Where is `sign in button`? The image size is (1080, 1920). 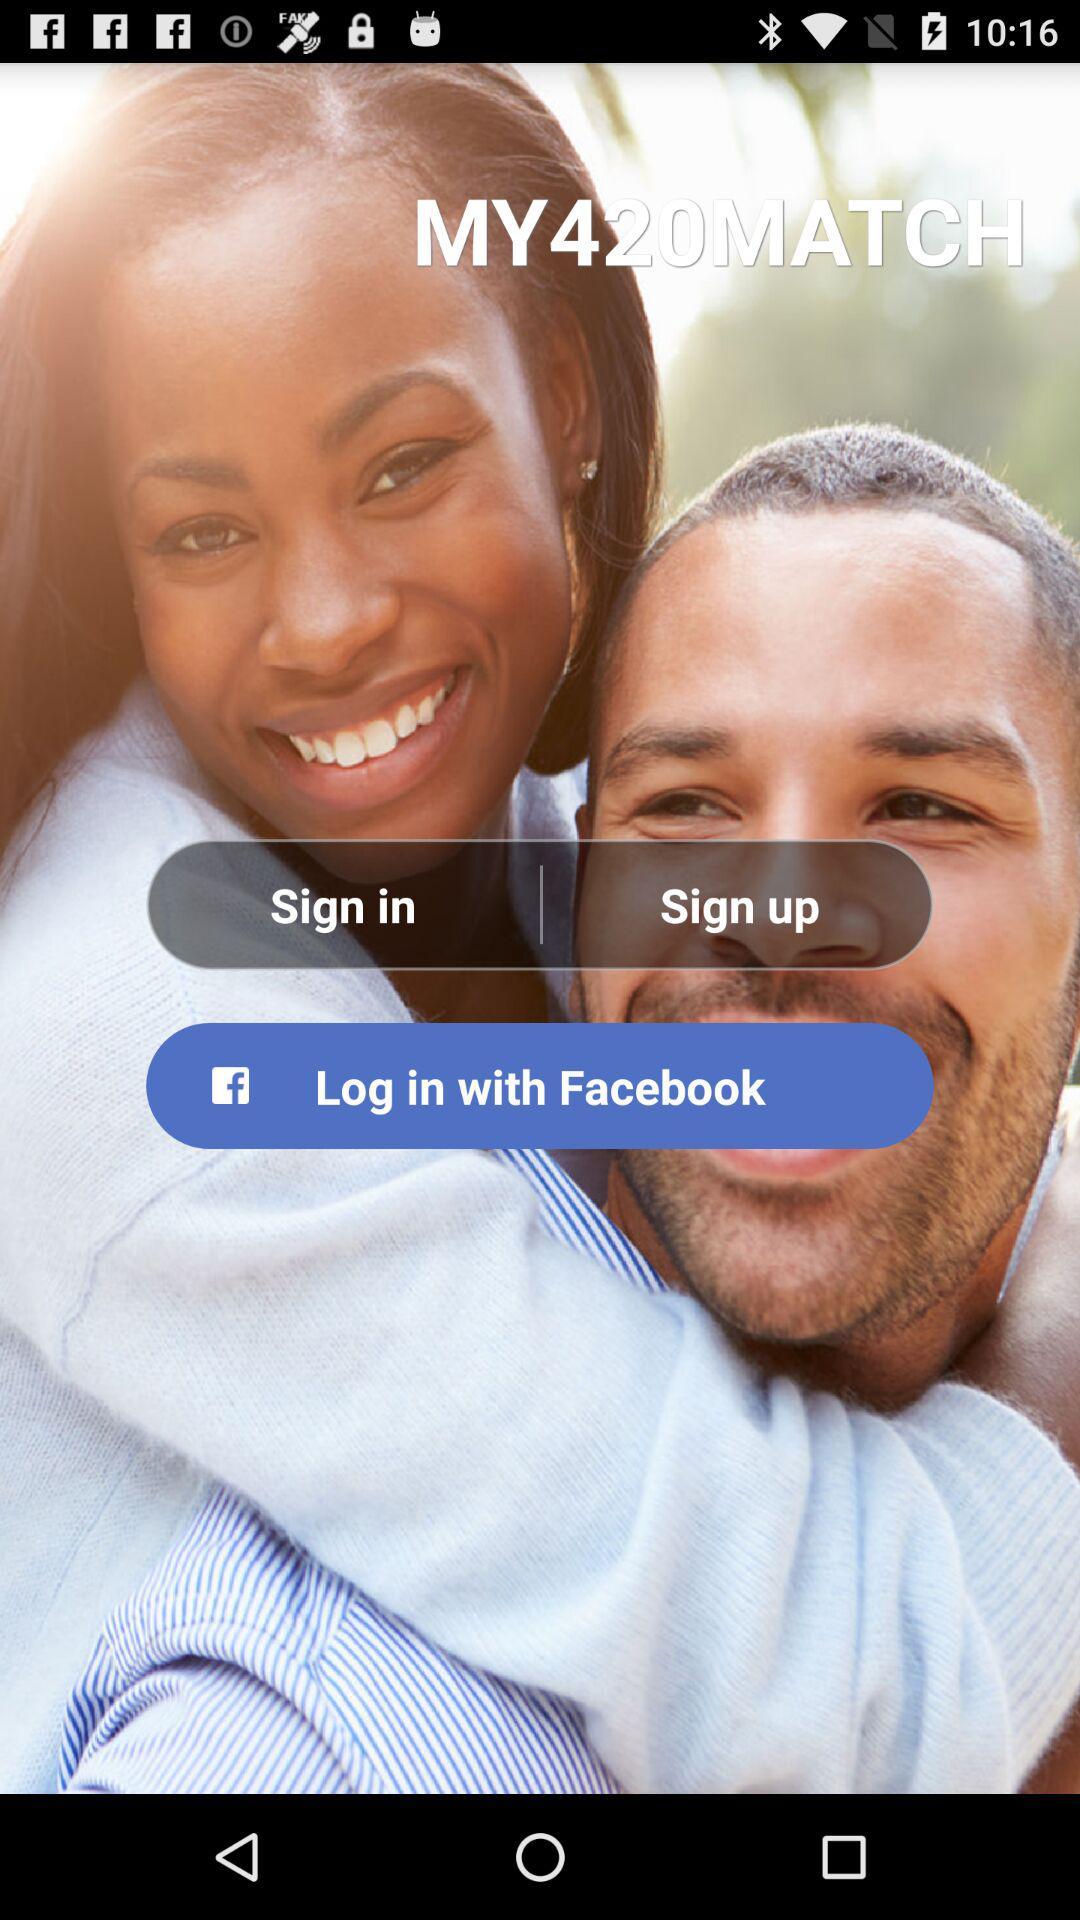
sign in button is located at coordinates (342, 903).